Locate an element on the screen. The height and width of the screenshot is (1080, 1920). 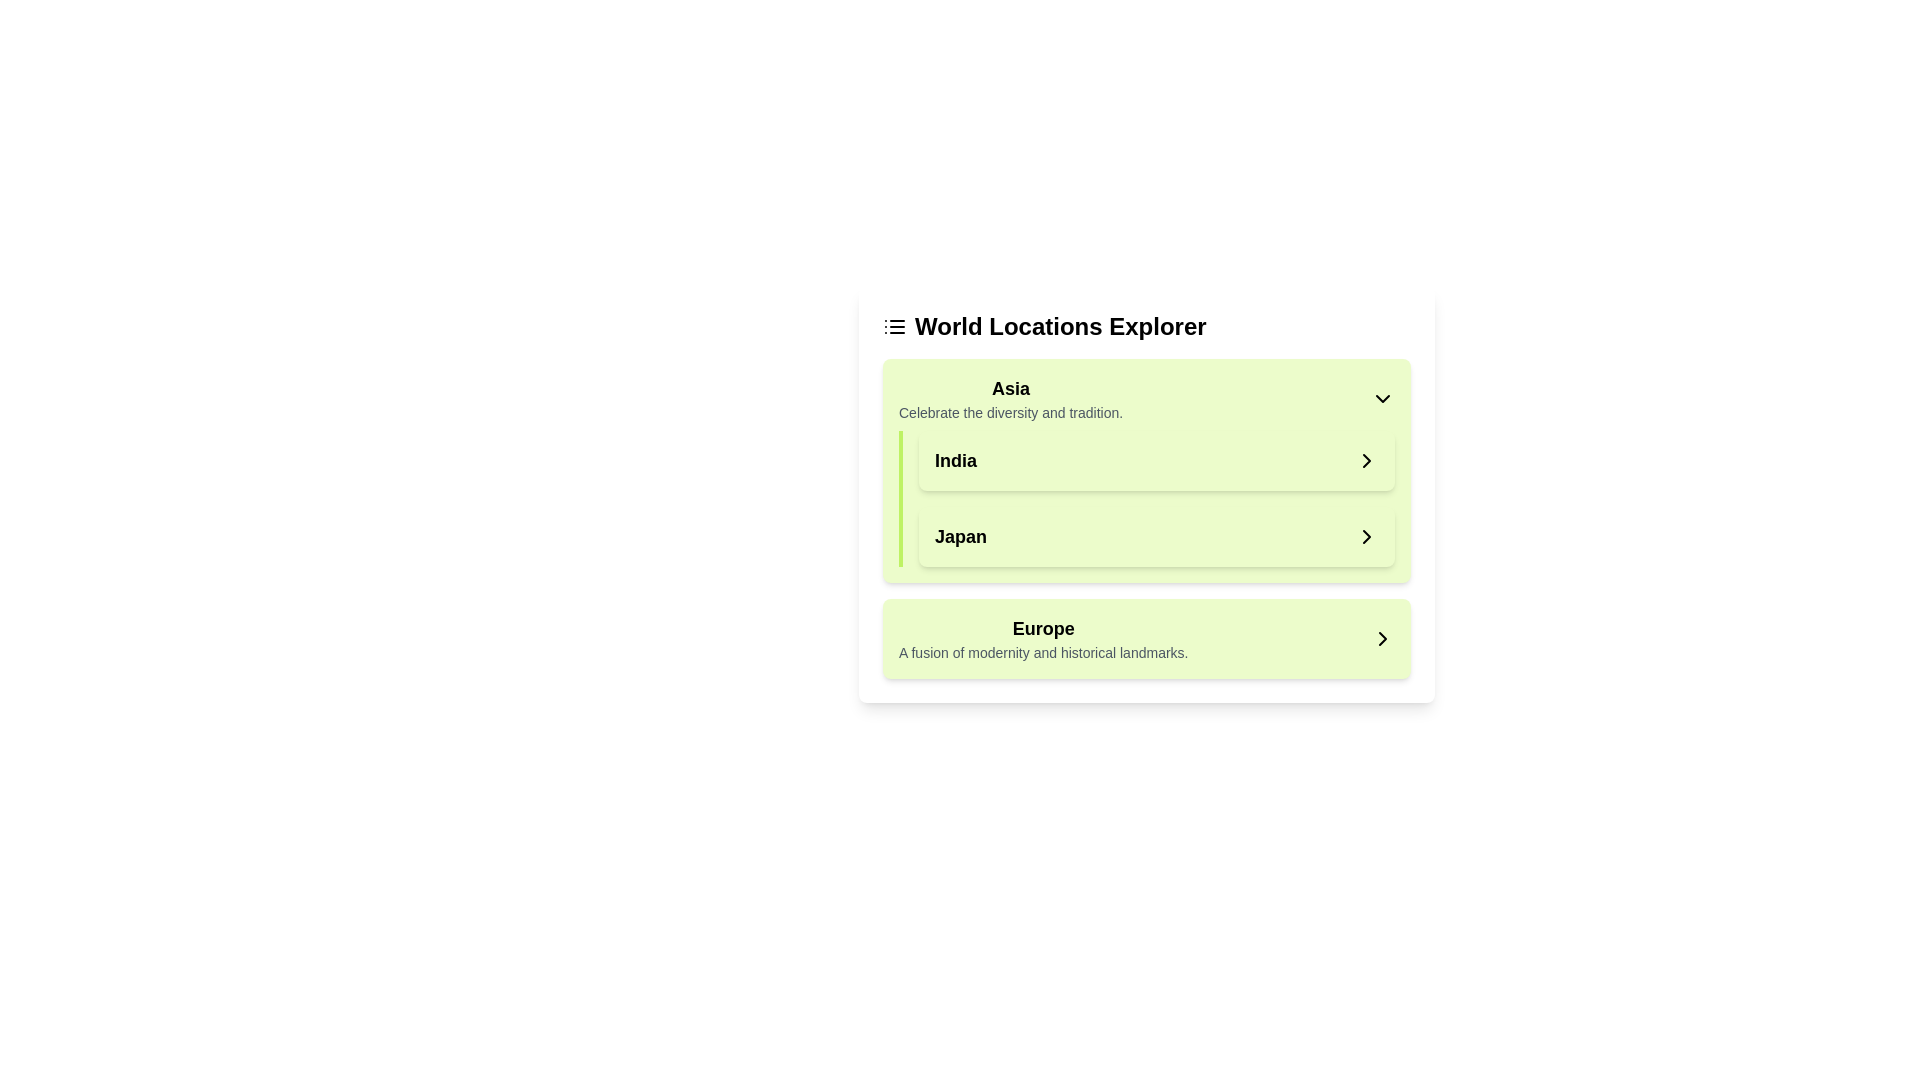
the selectable list item for the region 'Europe' is located at coordinates (1042, 639).